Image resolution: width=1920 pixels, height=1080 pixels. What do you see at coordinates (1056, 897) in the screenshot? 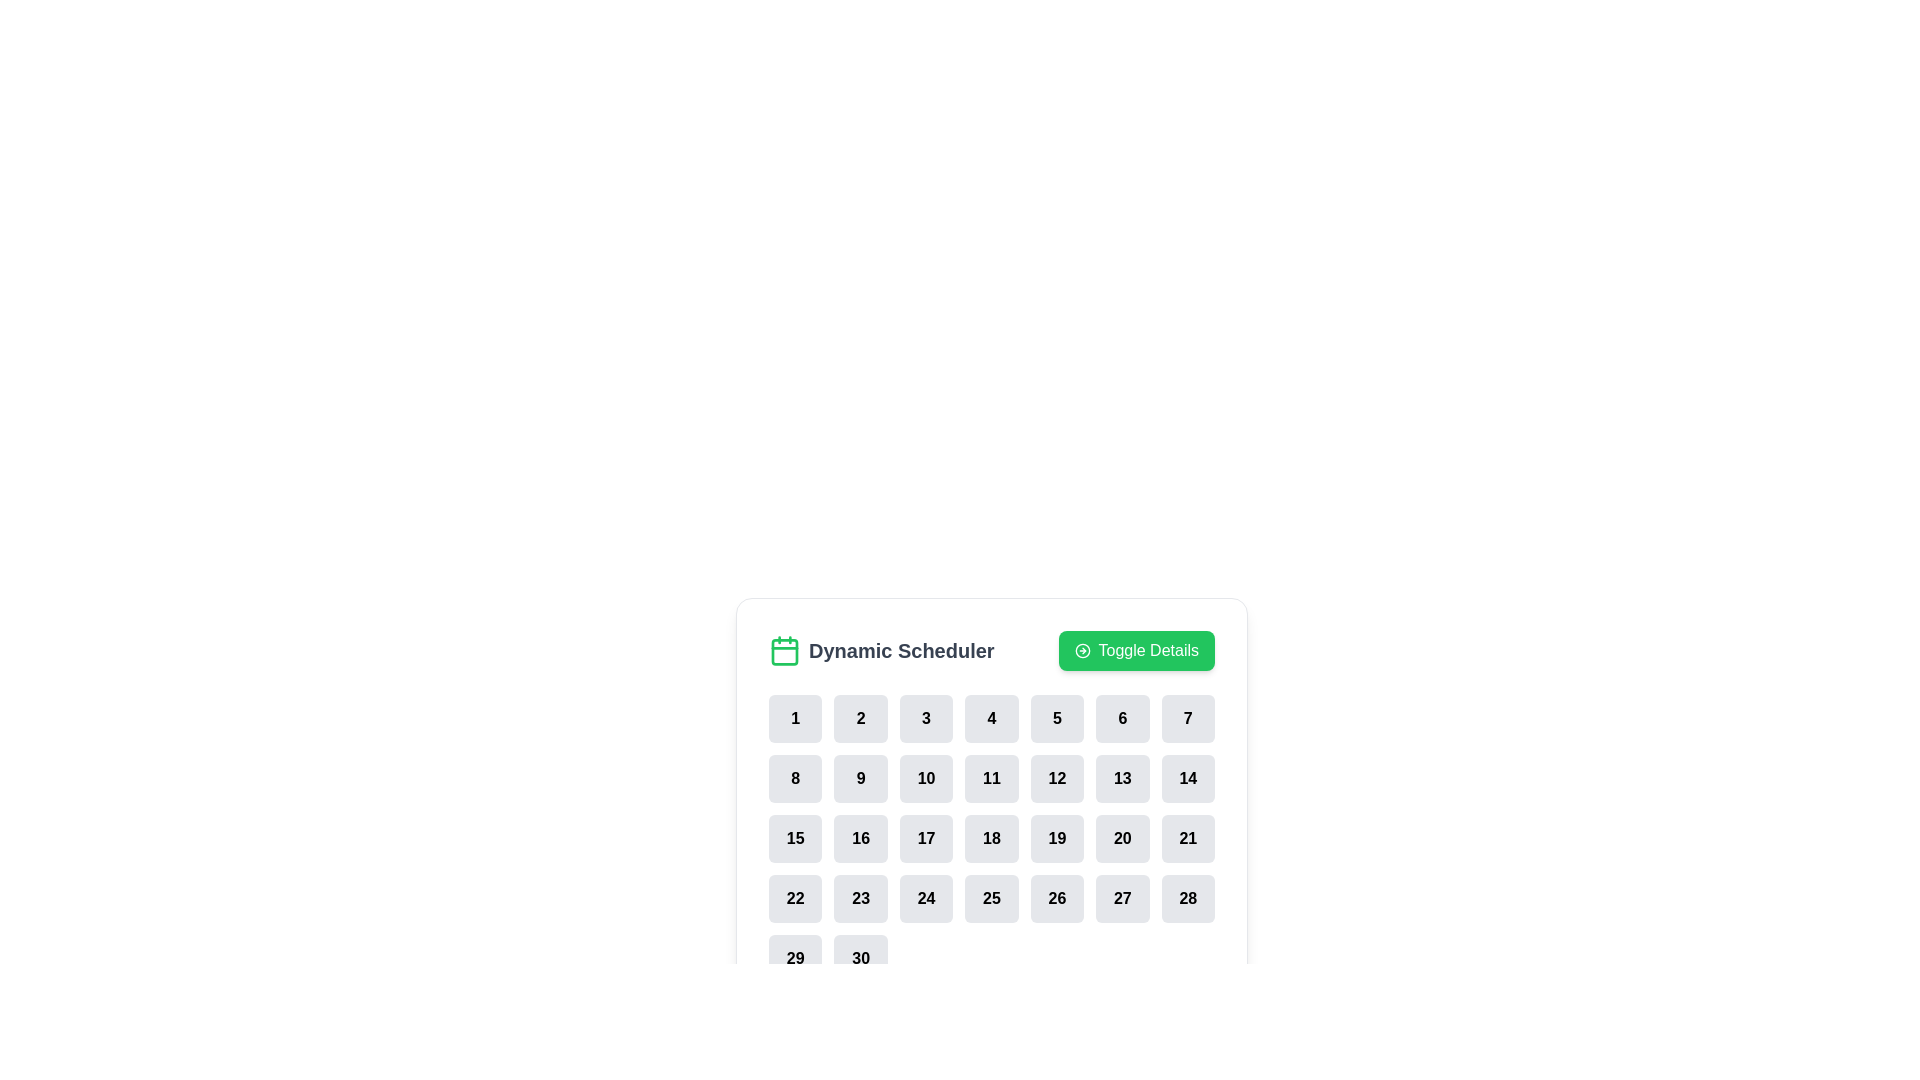
I see `the button labeled '26' with rounded corners to trigger the color change from light gray to light green` at bounding box center [1056, 897].